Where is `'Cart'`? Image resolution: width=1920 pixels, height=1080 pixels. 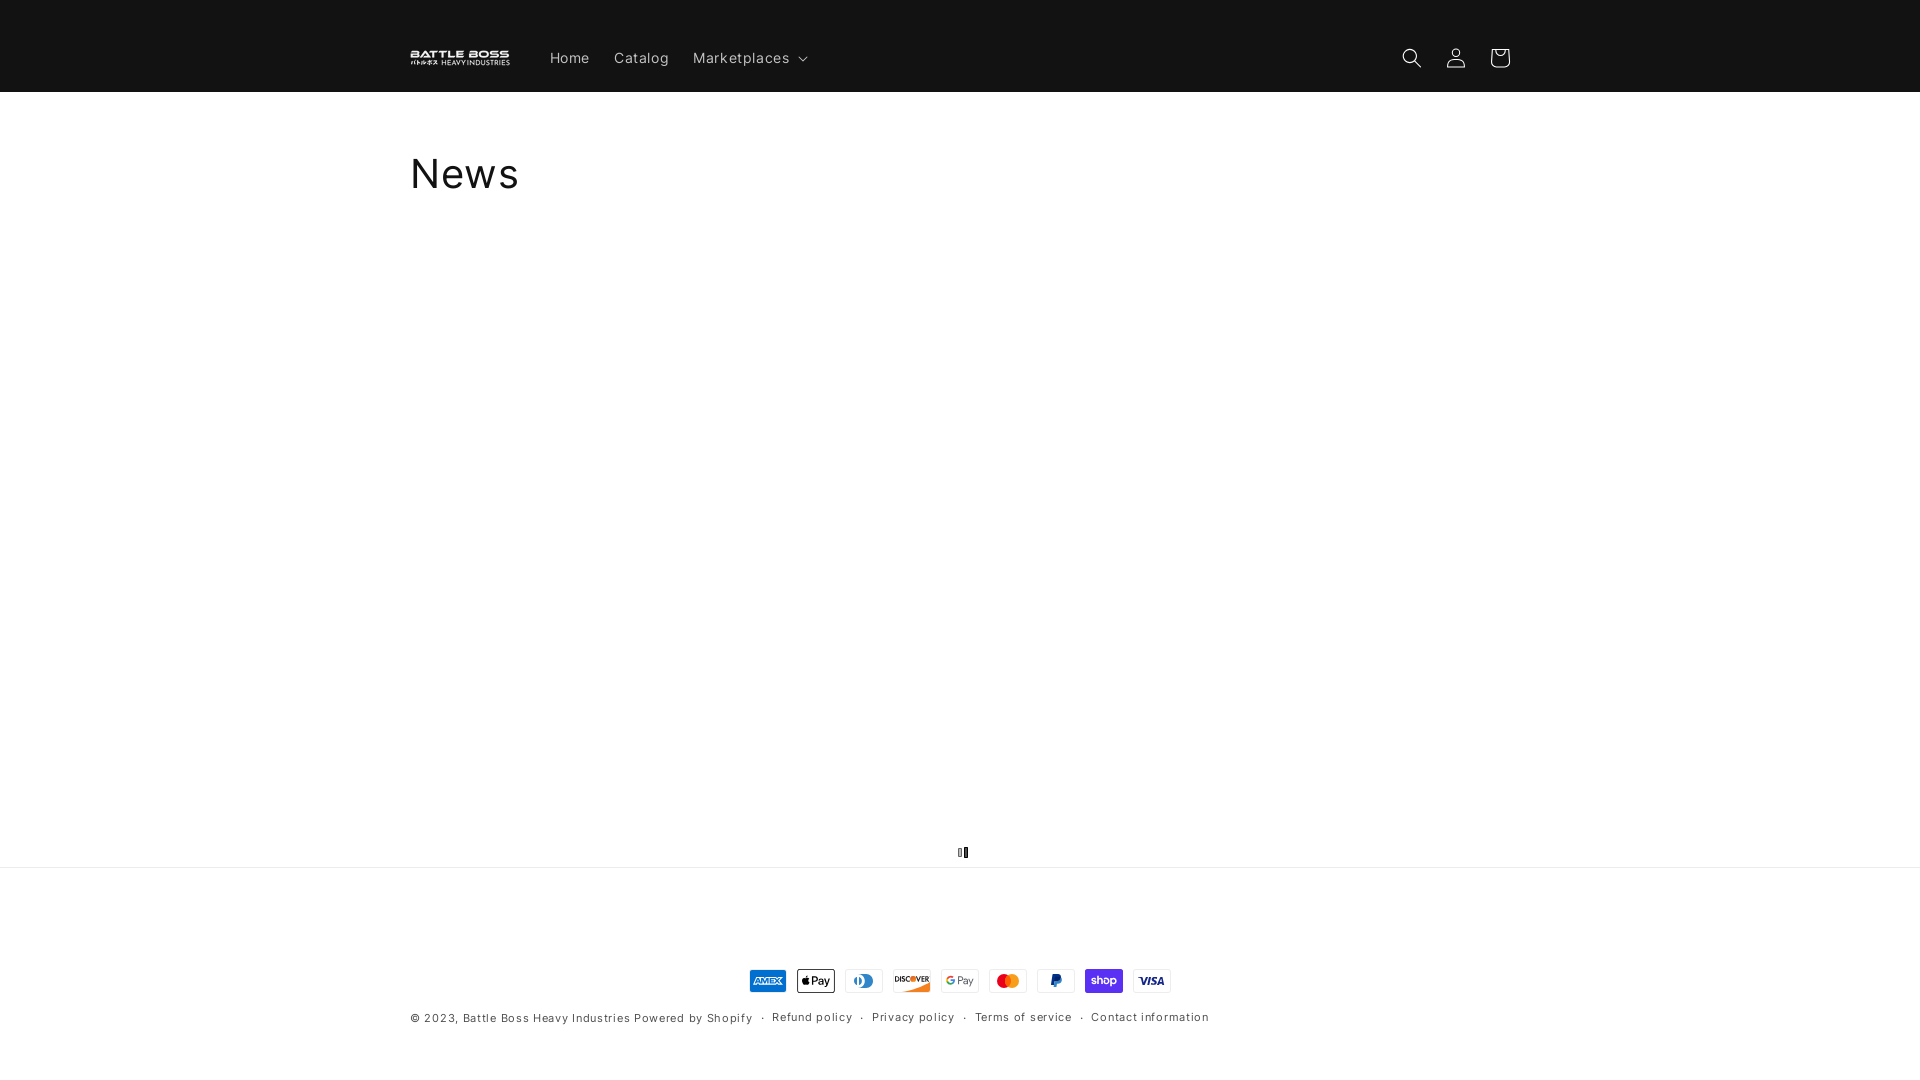
'Cart' is located at coordinates (1499, 56).